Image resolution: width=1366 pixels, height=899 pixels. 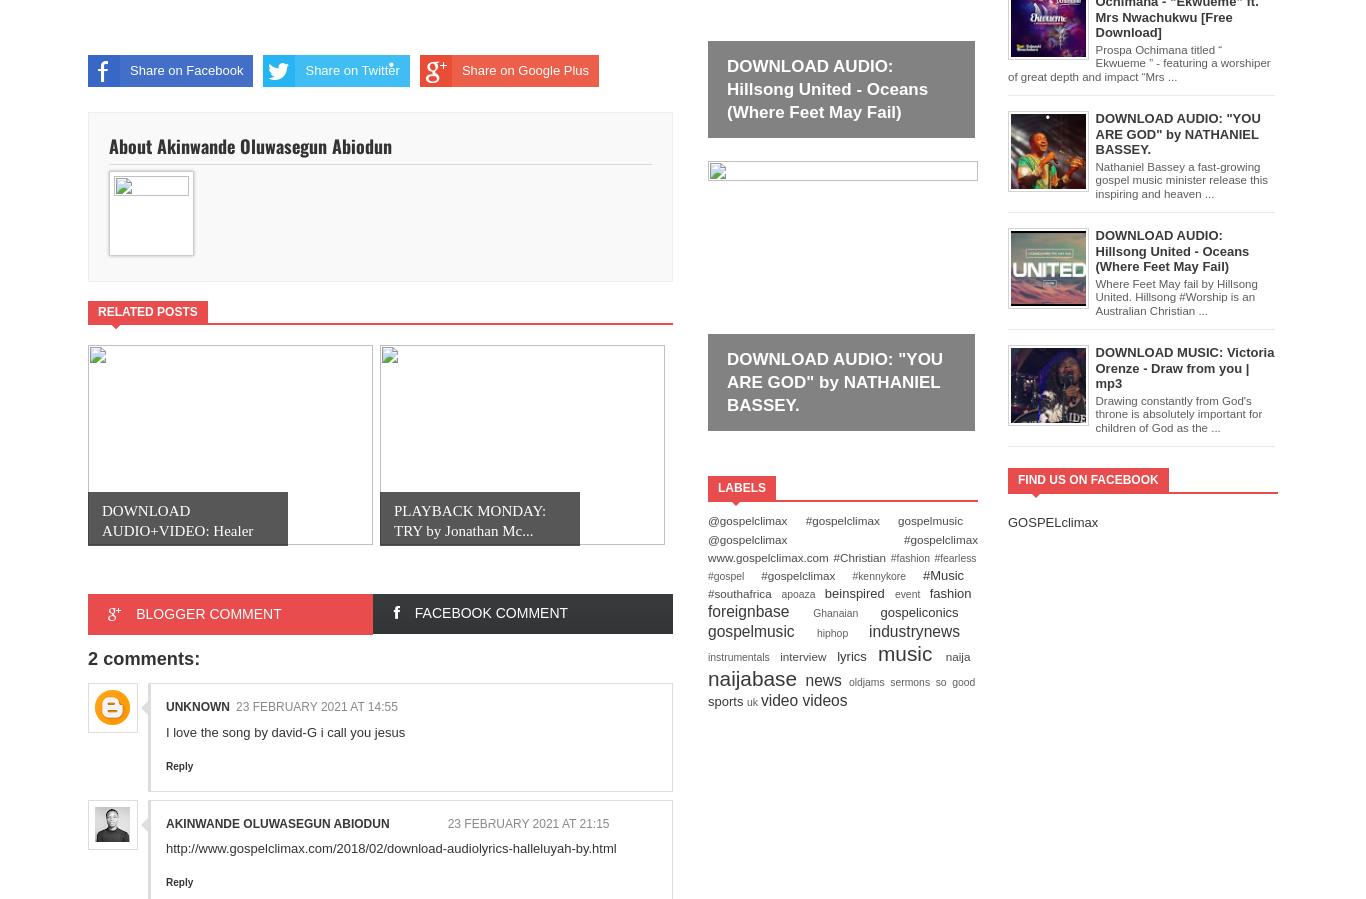 I want to click on 'industrynews', so click(x=914, y=629).